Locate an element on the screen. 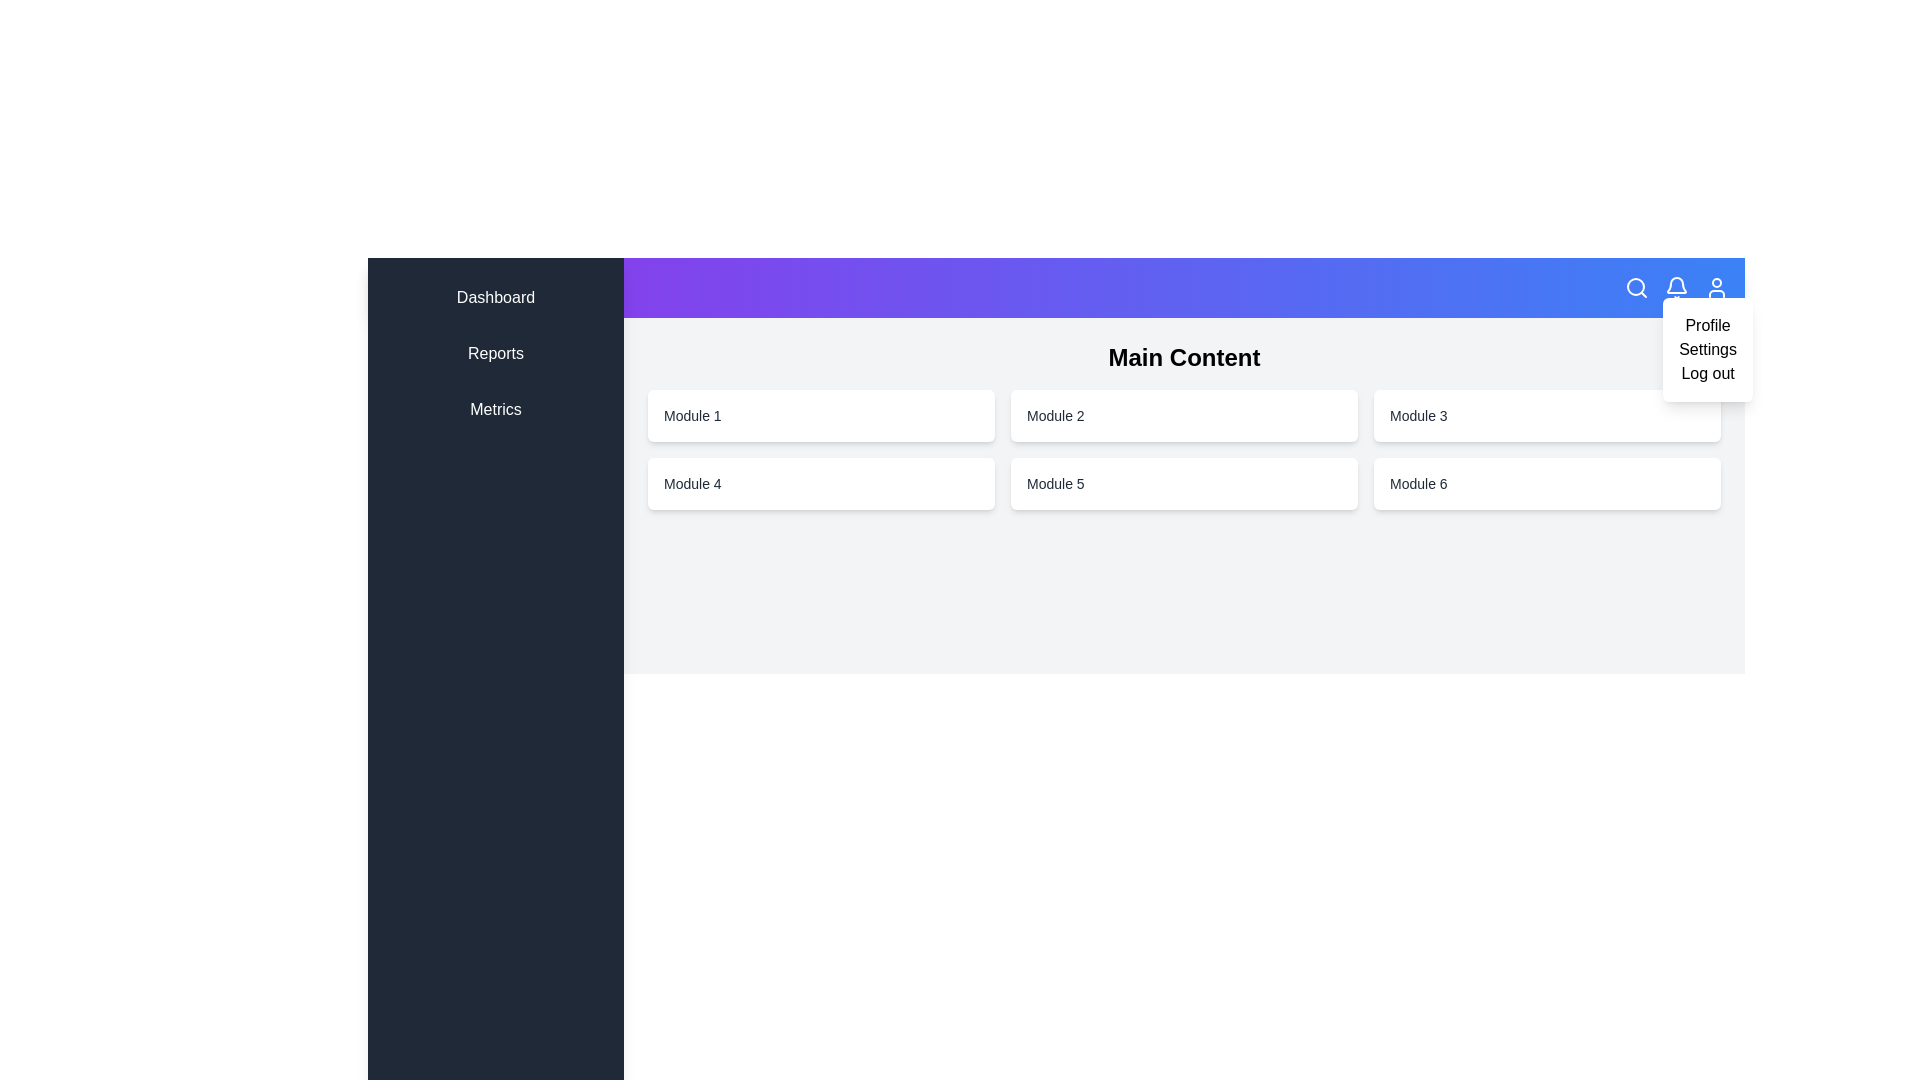  the 'Profile' text label in the dropdown menu located in the top-right corner of the interface to change its appearance is located at coordinates (1707, 325).